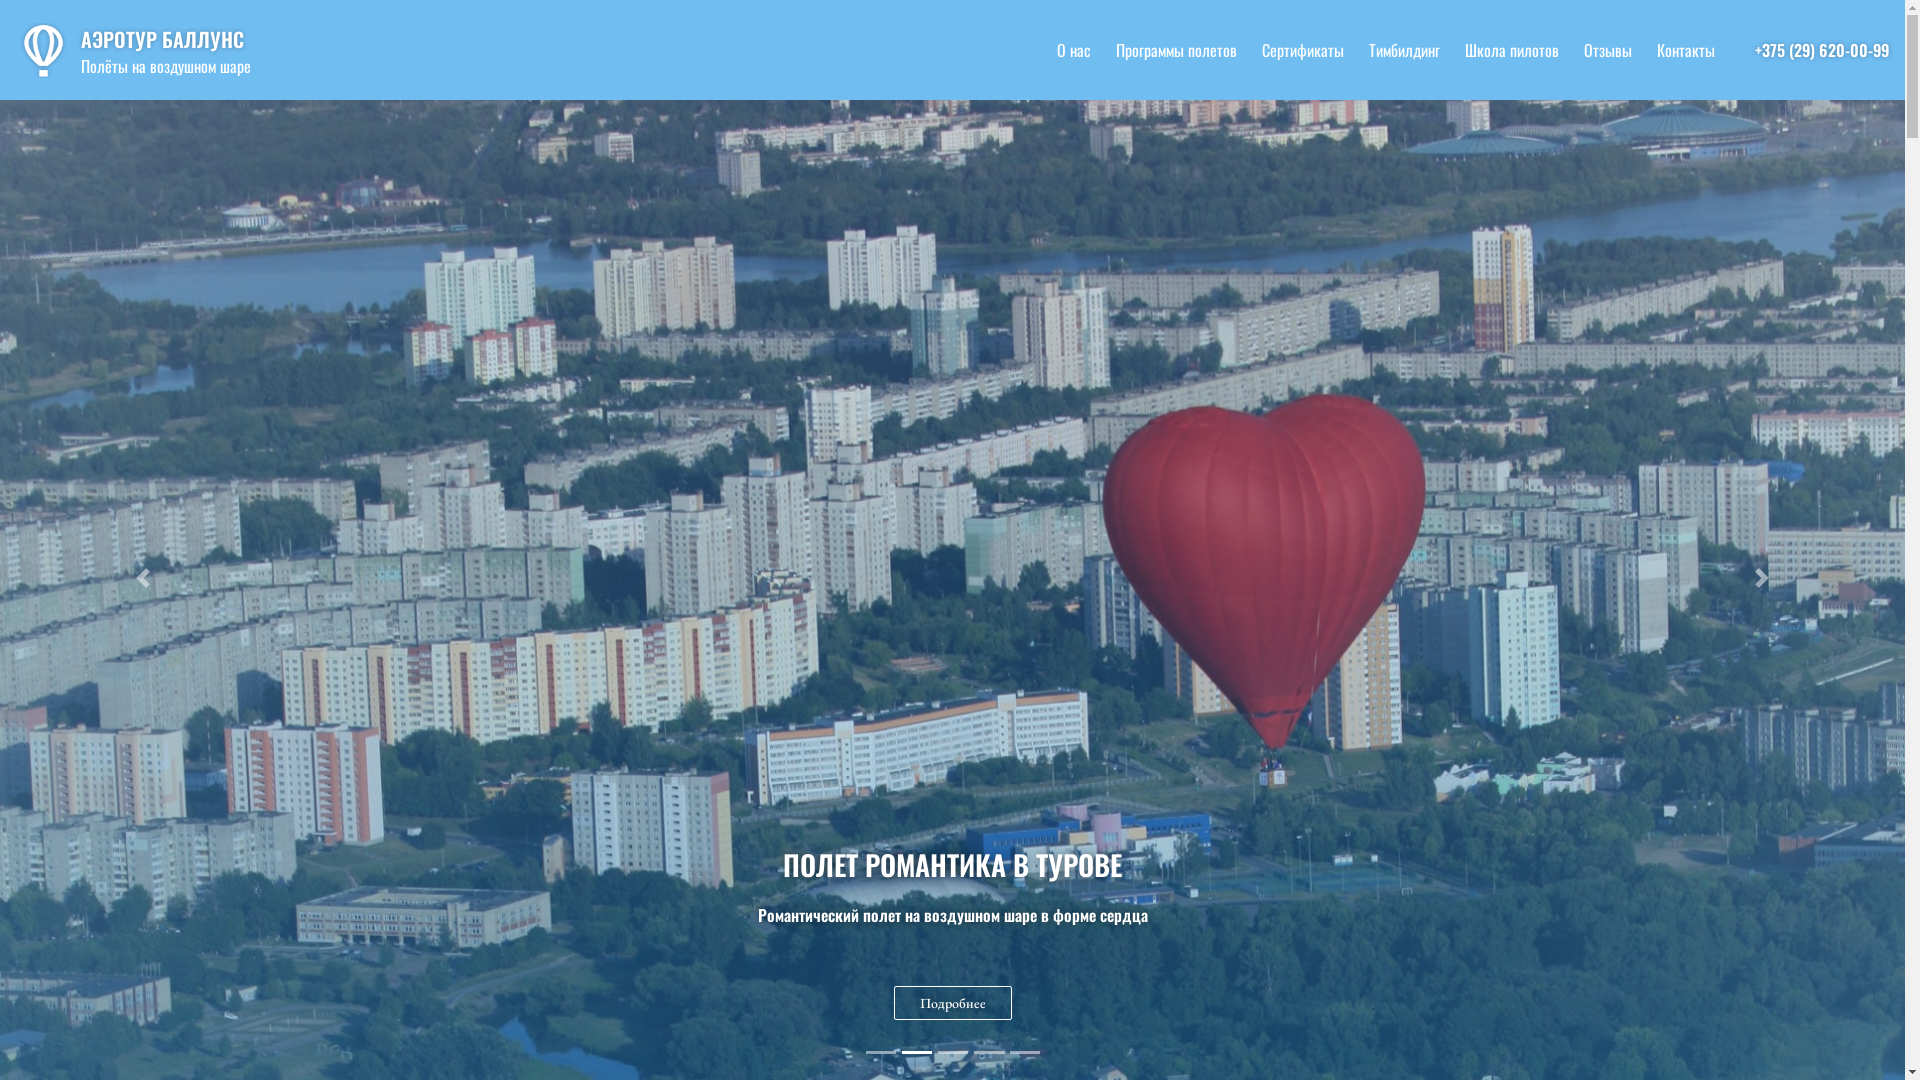 The height and width of the screenshot is (1080, 1920). I want to click on '+375 (29) 620-00-99', so click(1754, 49).